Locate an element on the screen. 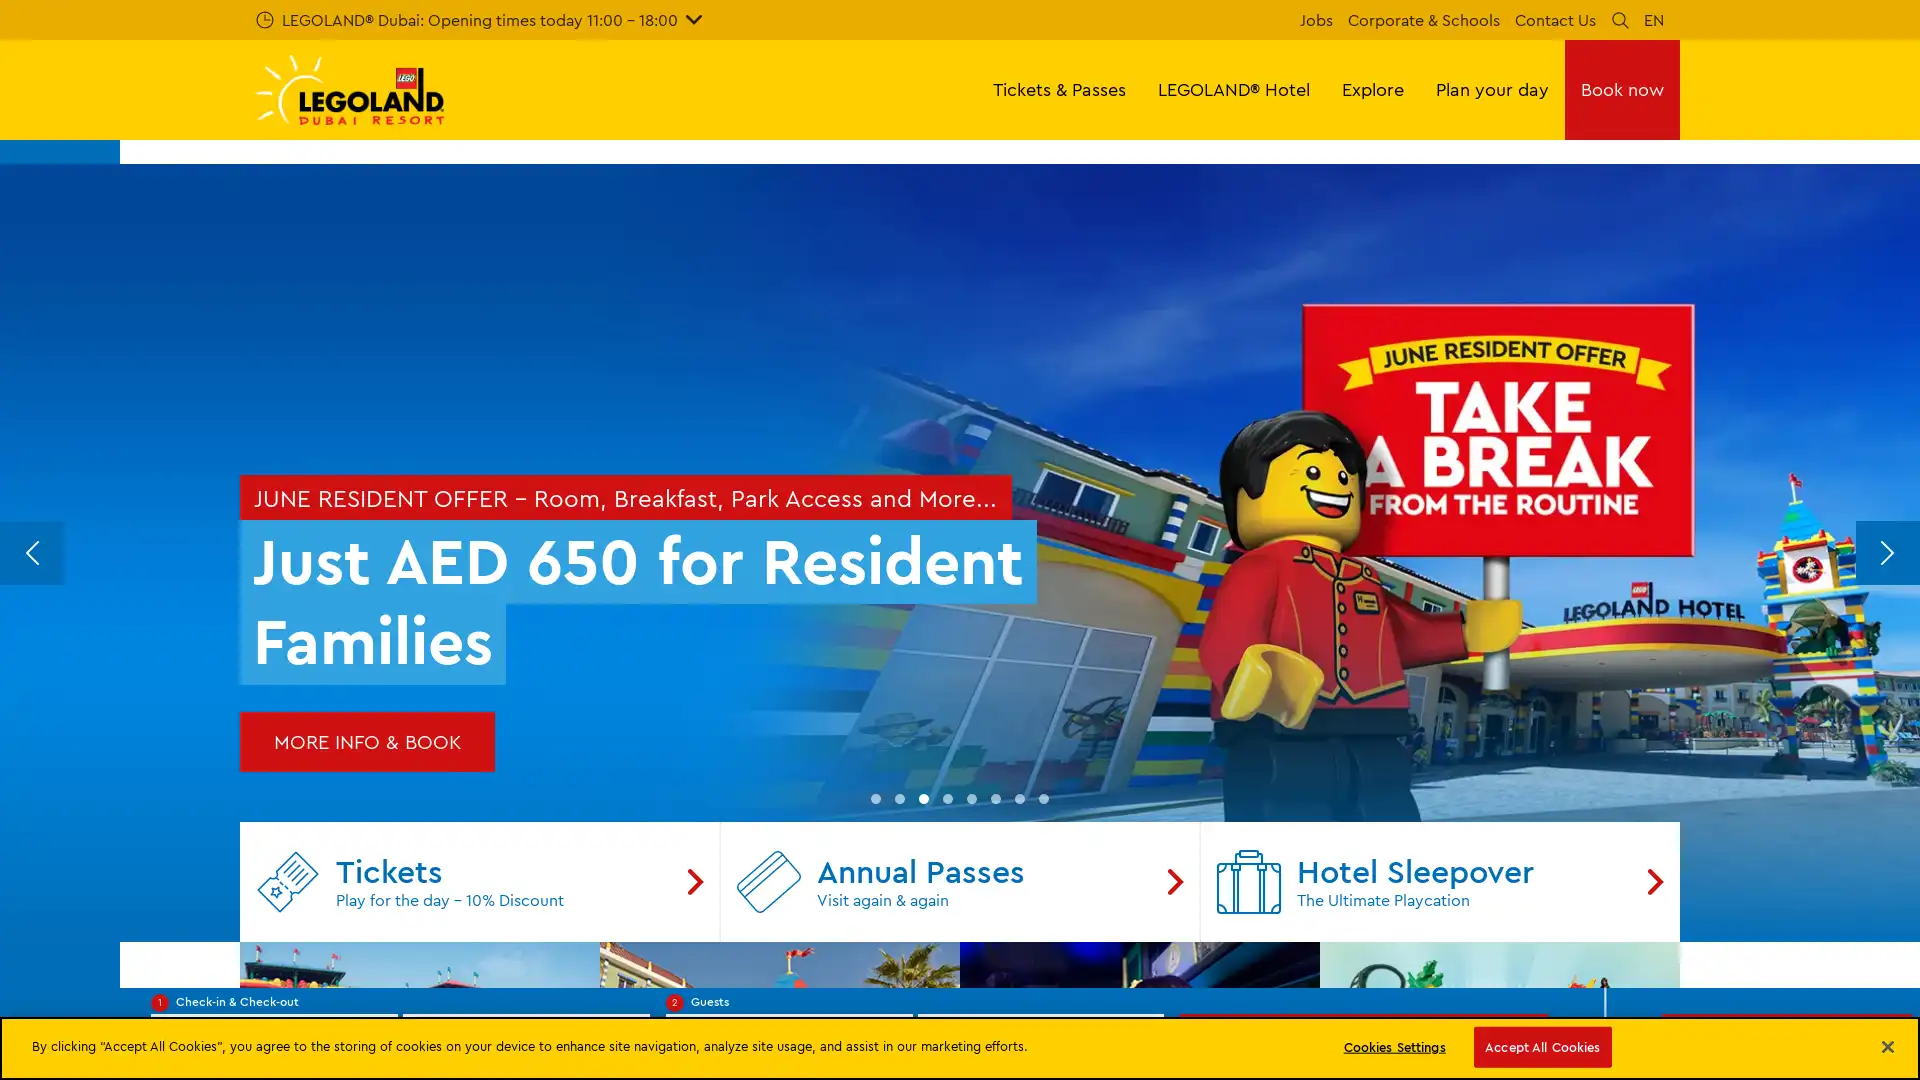 This screenshot has height=1080, width=1920. Plan your day is located at coordinates (1492, 88).